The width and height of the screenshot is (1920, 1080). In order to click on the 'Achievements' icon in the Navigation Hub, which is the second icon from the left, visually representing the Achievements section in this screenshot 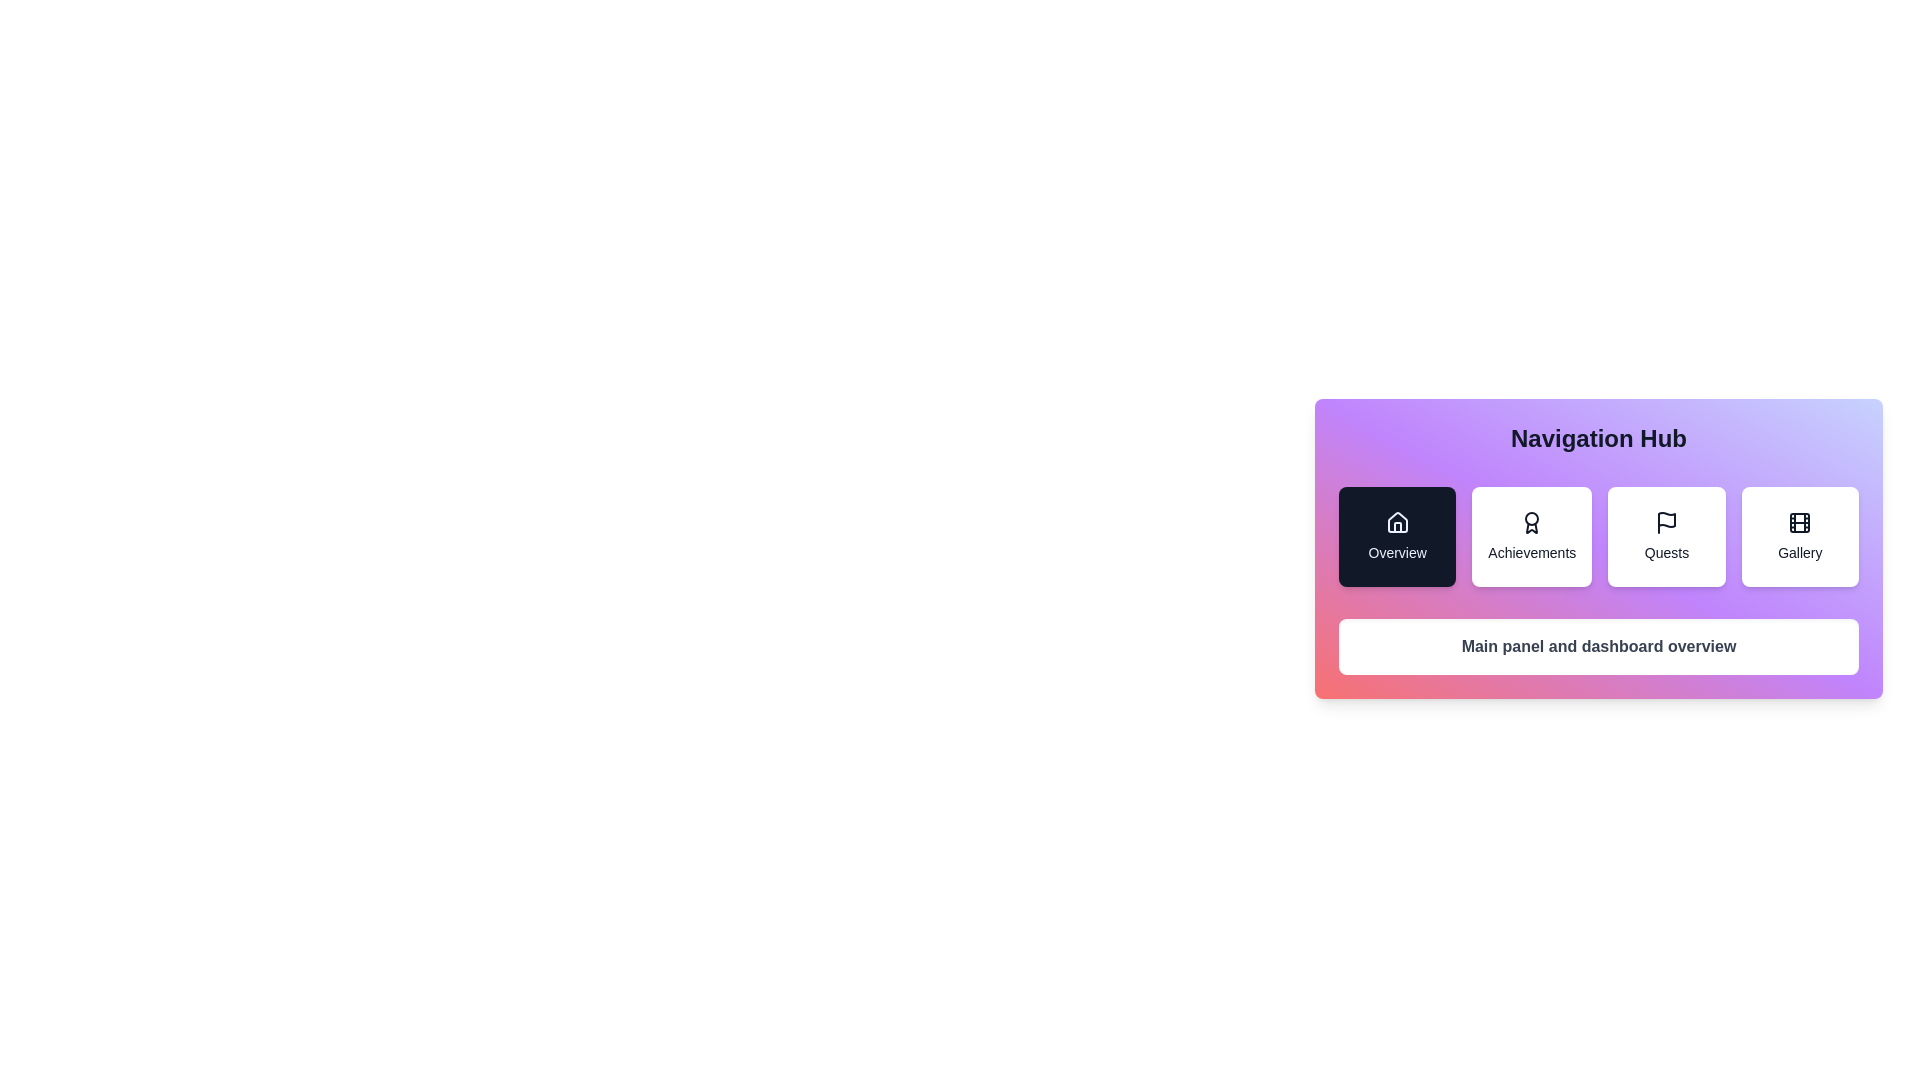, I will do `click(1531, 522)`.